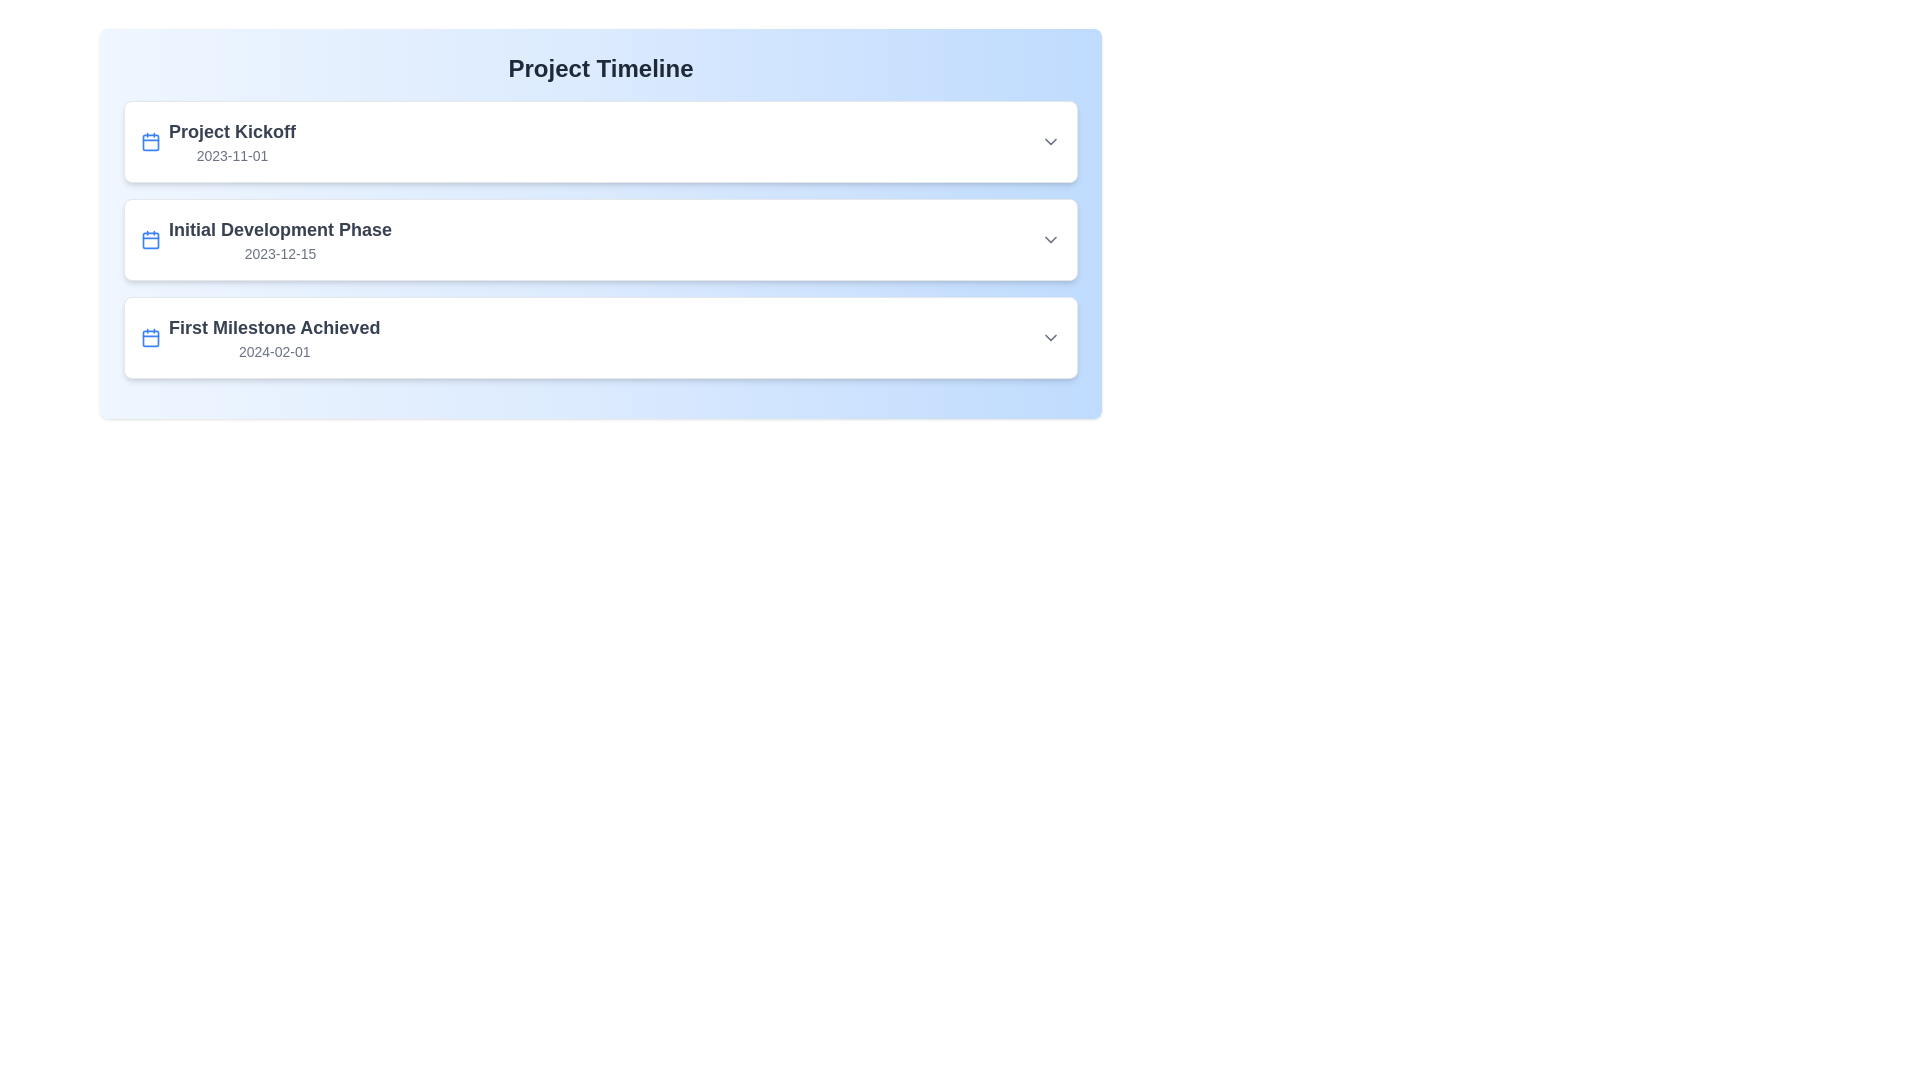 Image resolution: width=1920 pixels, height=1080 pixels. What do you see at coordinates (279, 229) in the screenshot?
I see `the static text label representing the title of the phase in the project timeline, located in the second card of the vertical layout` at bounding box center [279, 229].